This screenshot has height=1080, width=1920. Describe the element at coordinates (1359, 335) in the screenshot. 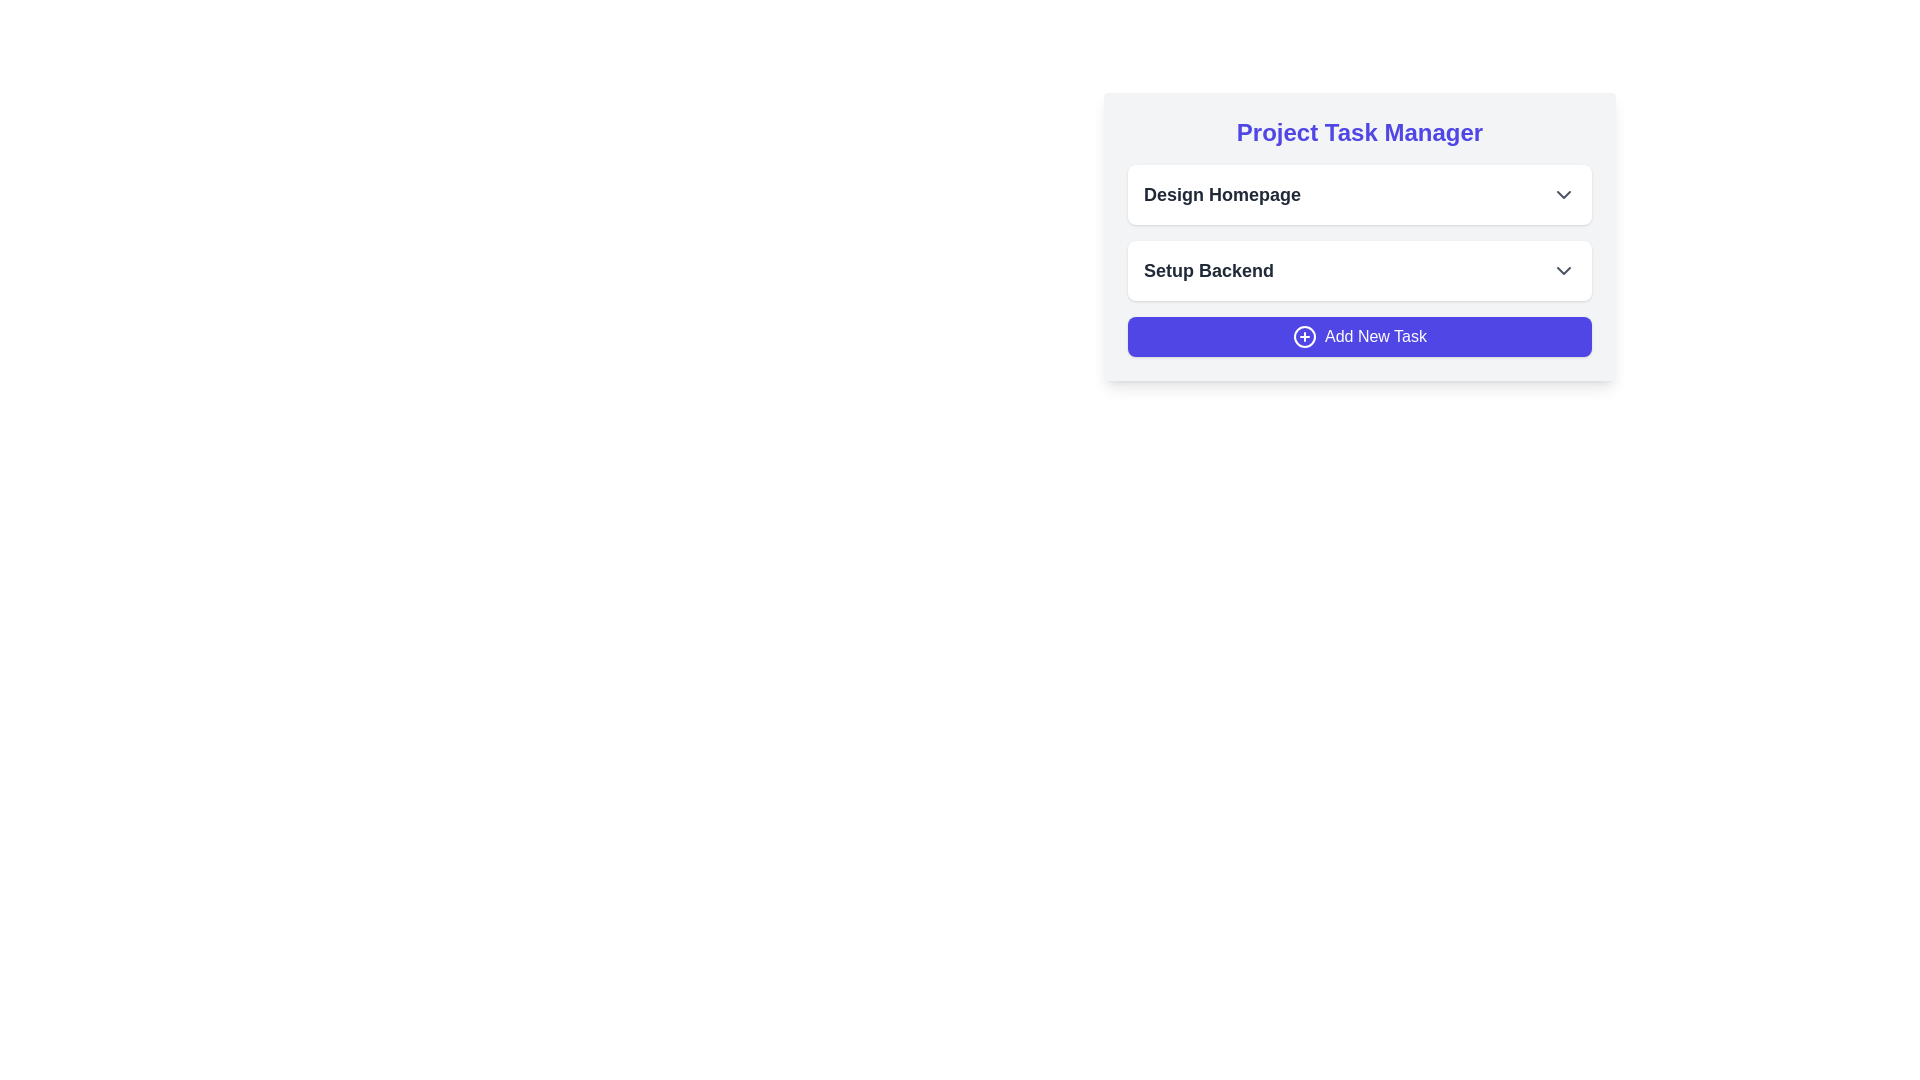

I see `the 'Add New Task' button, which is a horizontally long button with rounded corners, vibrant indigo background, and white text with a circular plus icon` at that location.